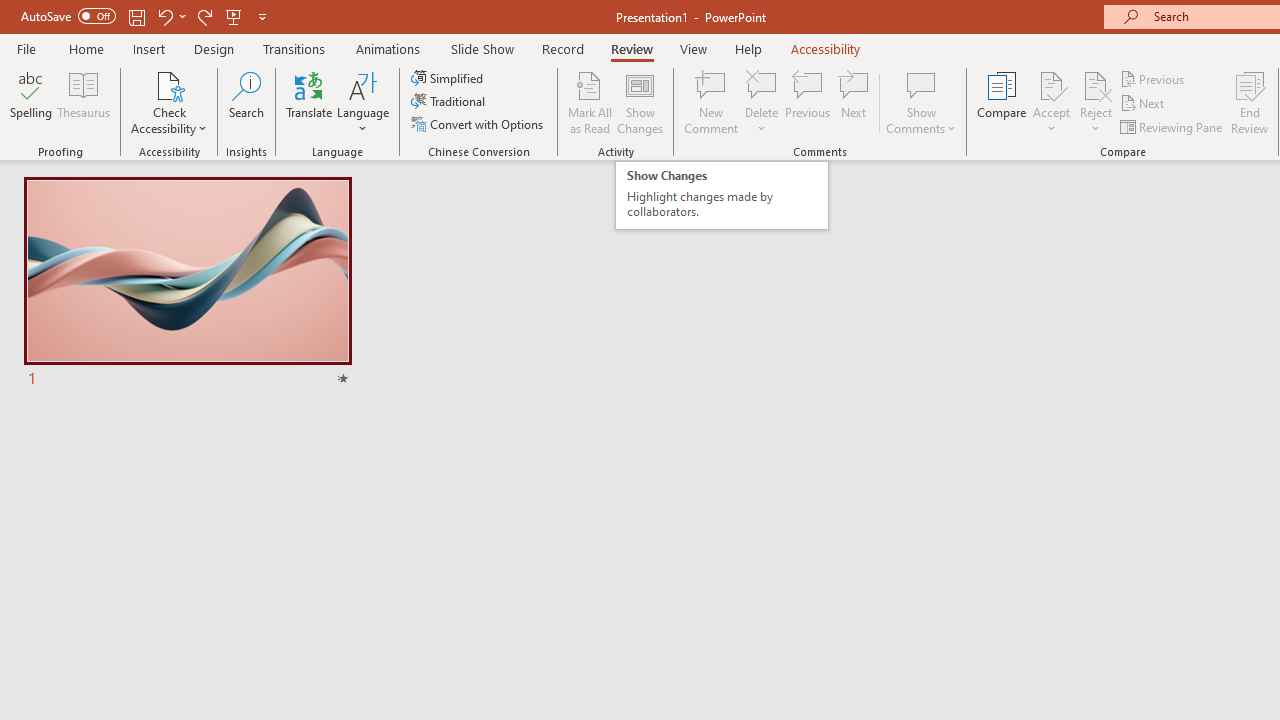 The width and height of the screenshot is (1280, 720). Describe the element at coordinates (1002, 103) in the screenshot. I see `'Compare'` at that location.